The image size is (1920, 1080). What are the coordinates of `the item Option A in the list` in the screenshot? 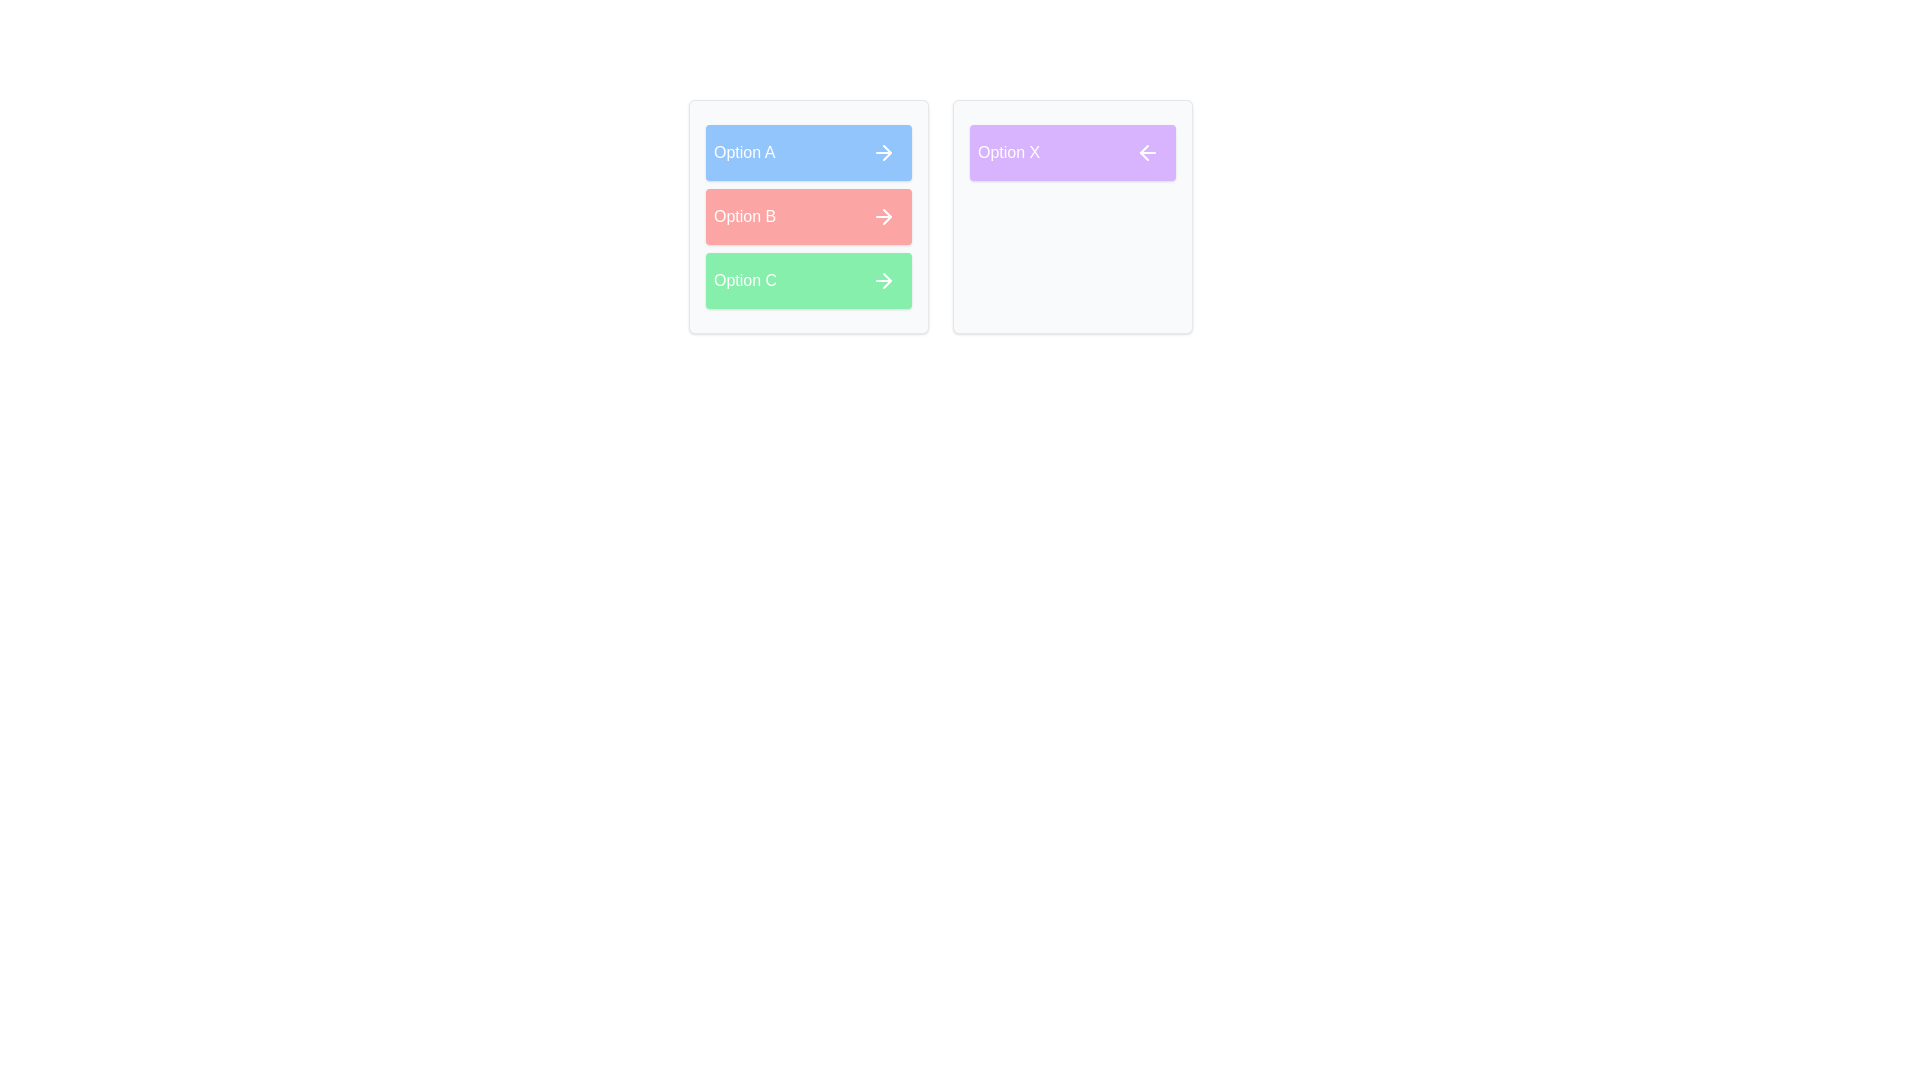 It's located at (809, 152).